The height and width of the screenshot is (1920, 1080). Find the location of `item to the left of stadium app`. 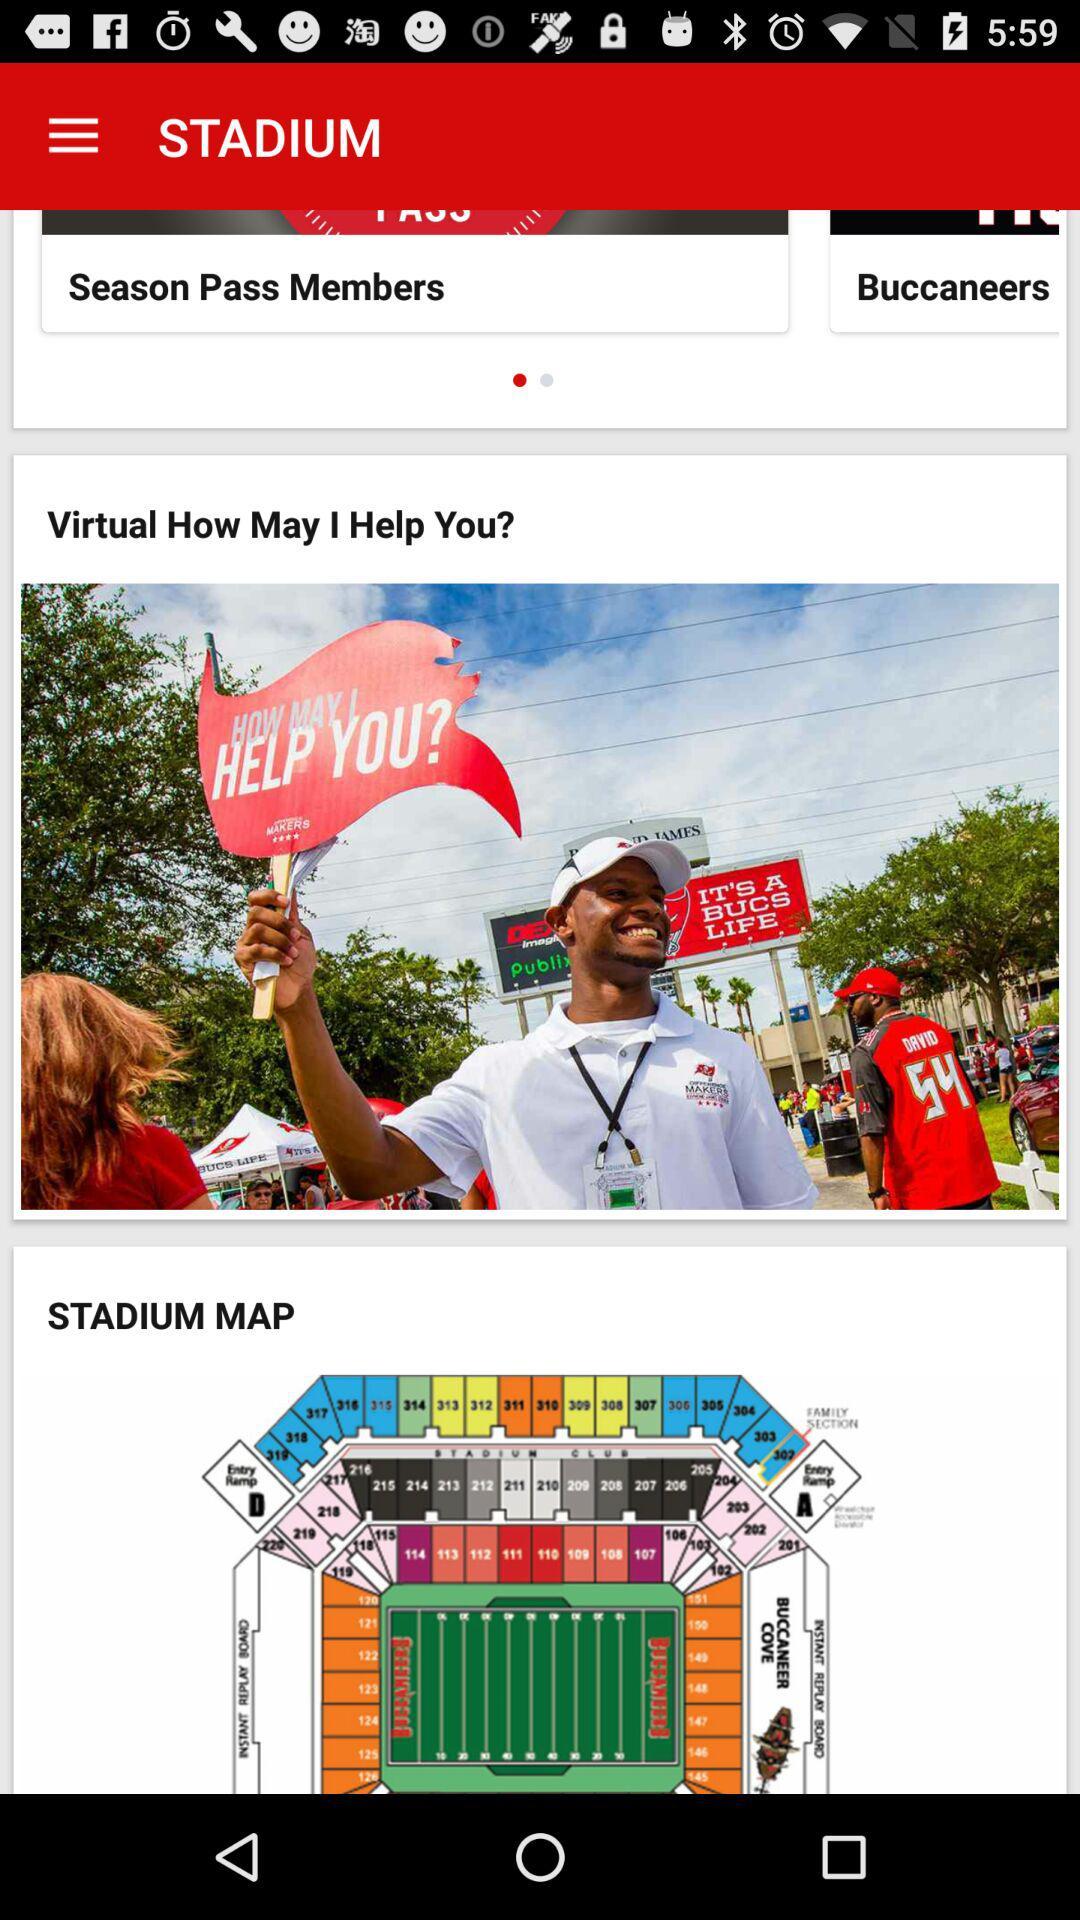

item to the left of stadium app is located at coordinates (72, 135).